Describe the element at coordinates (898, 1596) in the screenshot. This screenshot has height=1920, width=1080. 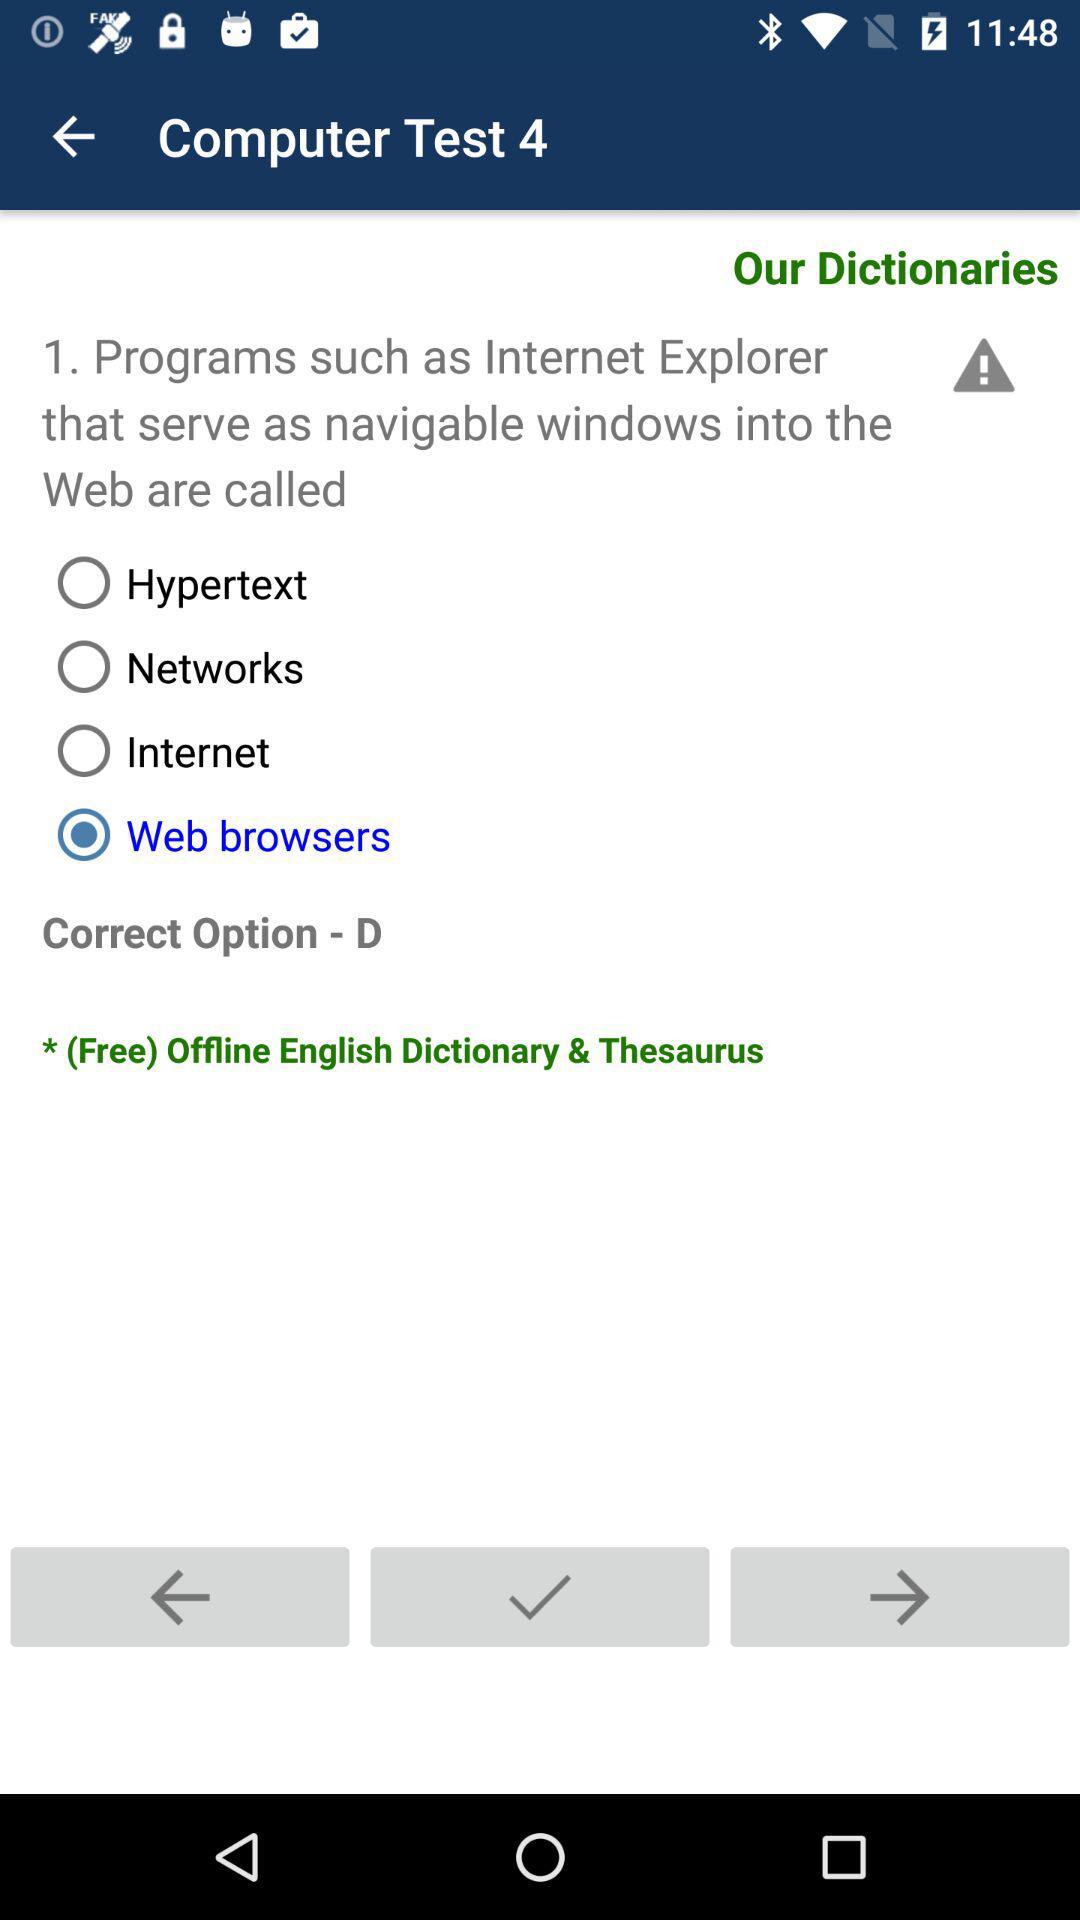
I see `the item at the bottom right corner` at that location.